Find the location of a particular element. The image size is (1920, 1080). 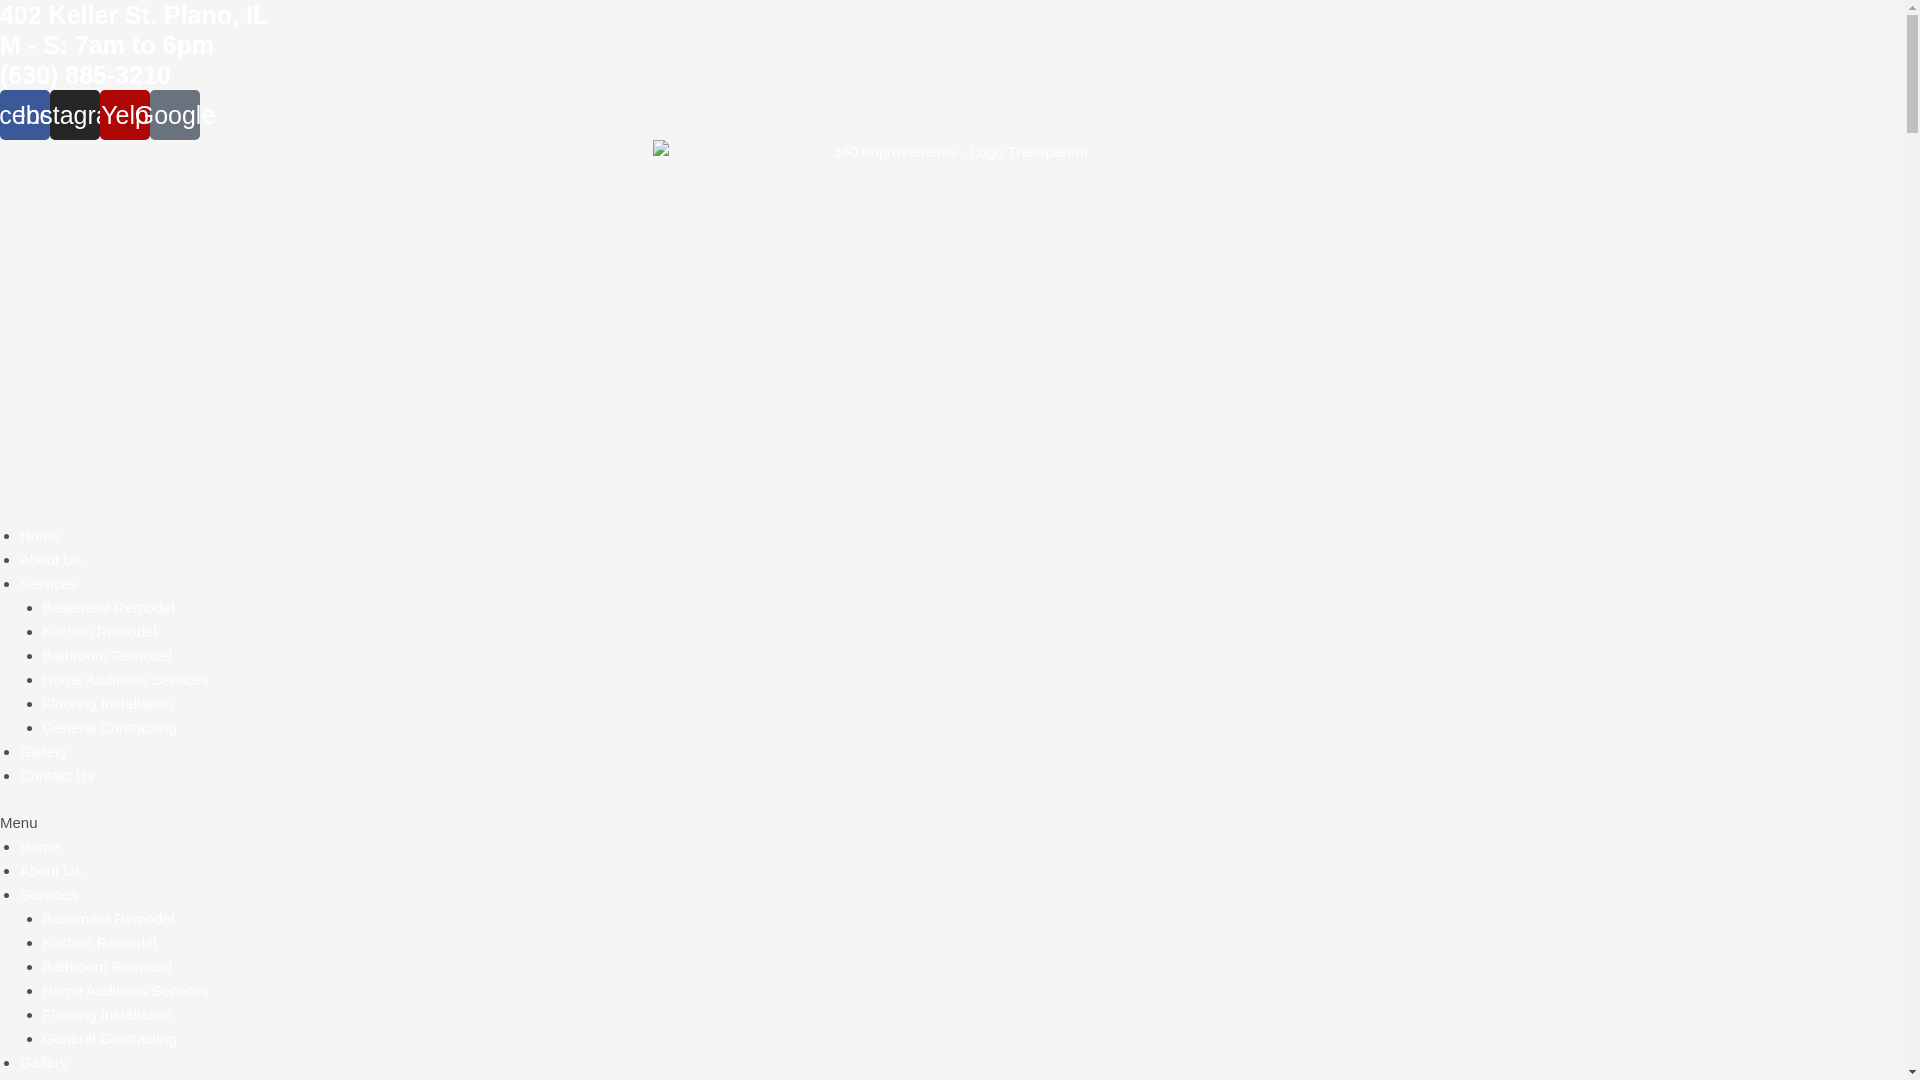

'About Us' is located at coordinates (19, 869).